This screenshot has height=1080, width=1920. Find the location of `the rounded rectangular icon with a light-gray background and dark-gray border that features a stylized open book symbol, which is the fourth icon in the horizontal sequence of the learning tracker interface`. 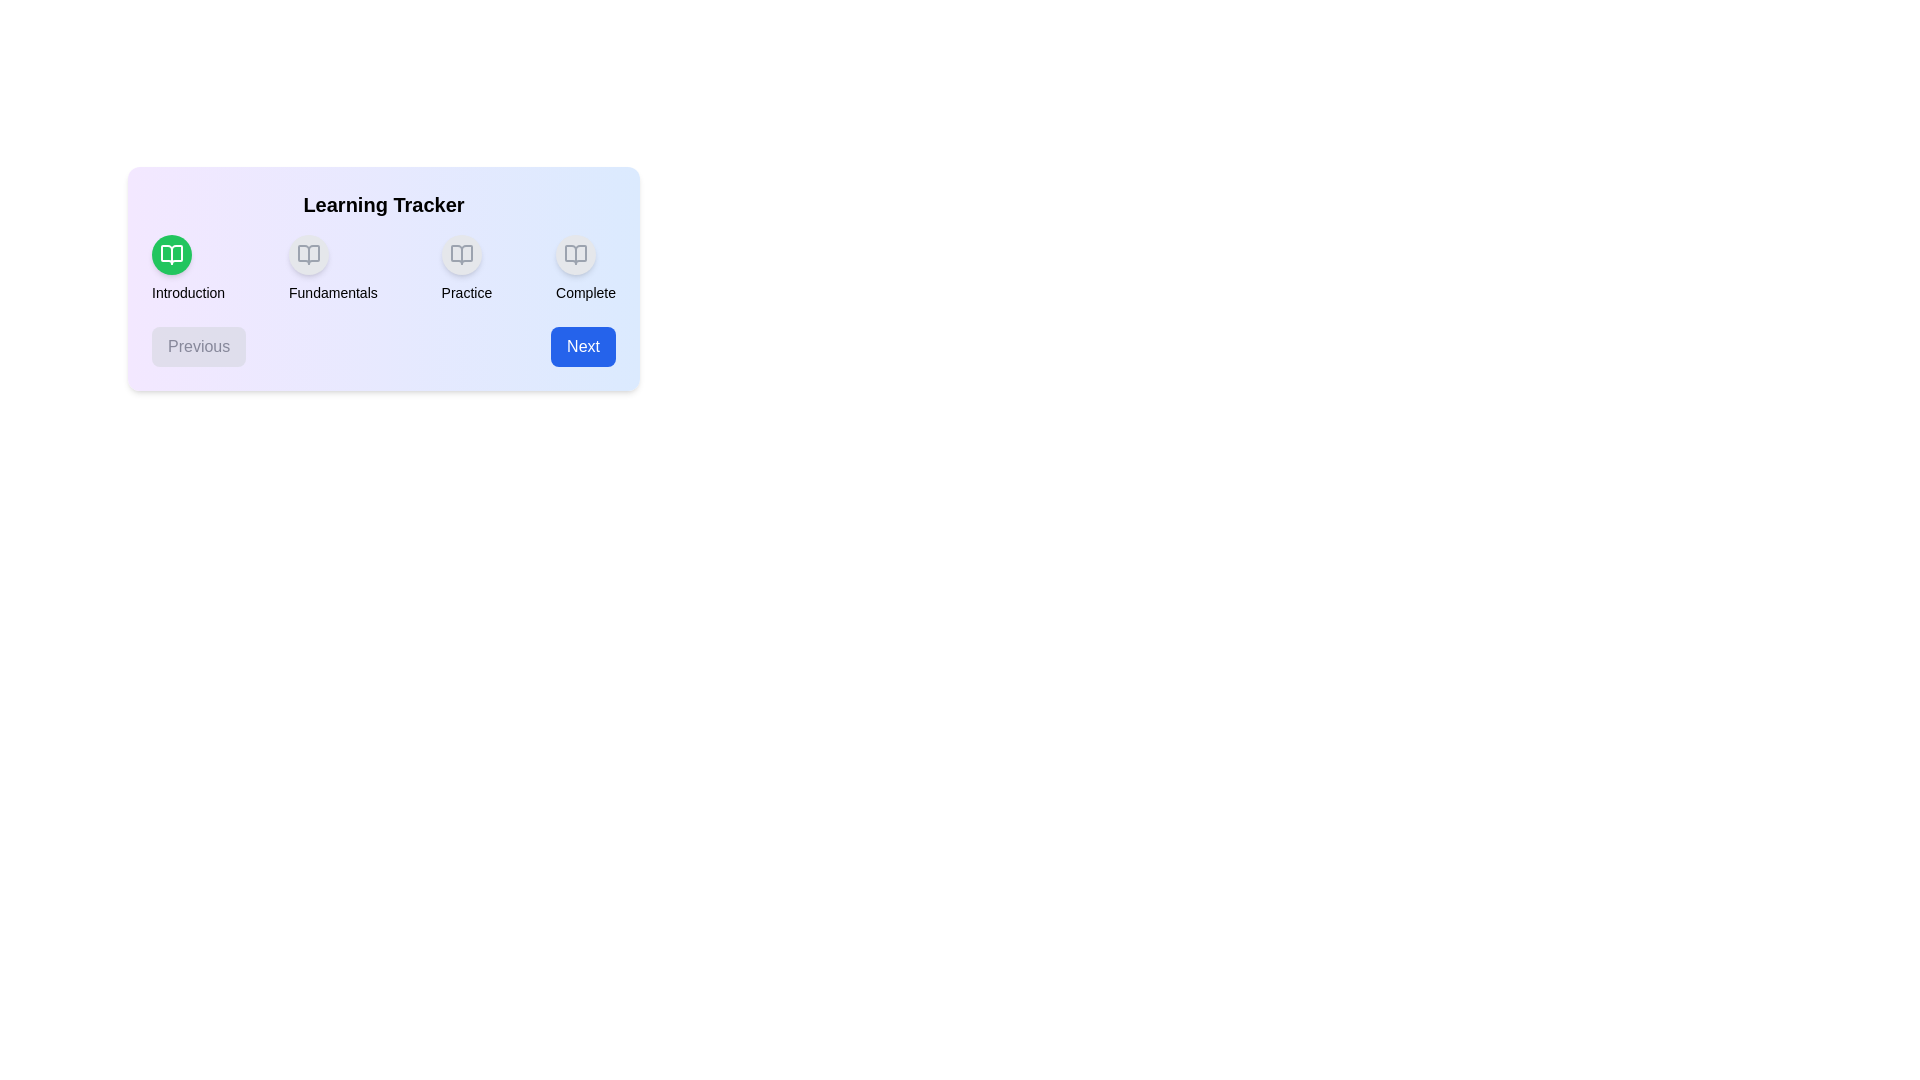

the rounded rectangular icon with a light-gray background and dark-gray border that features a stylized open book symbol, which is the fourth icon in the horizontal sequence of the learning tracker interface is located at coordinates (575, 253).